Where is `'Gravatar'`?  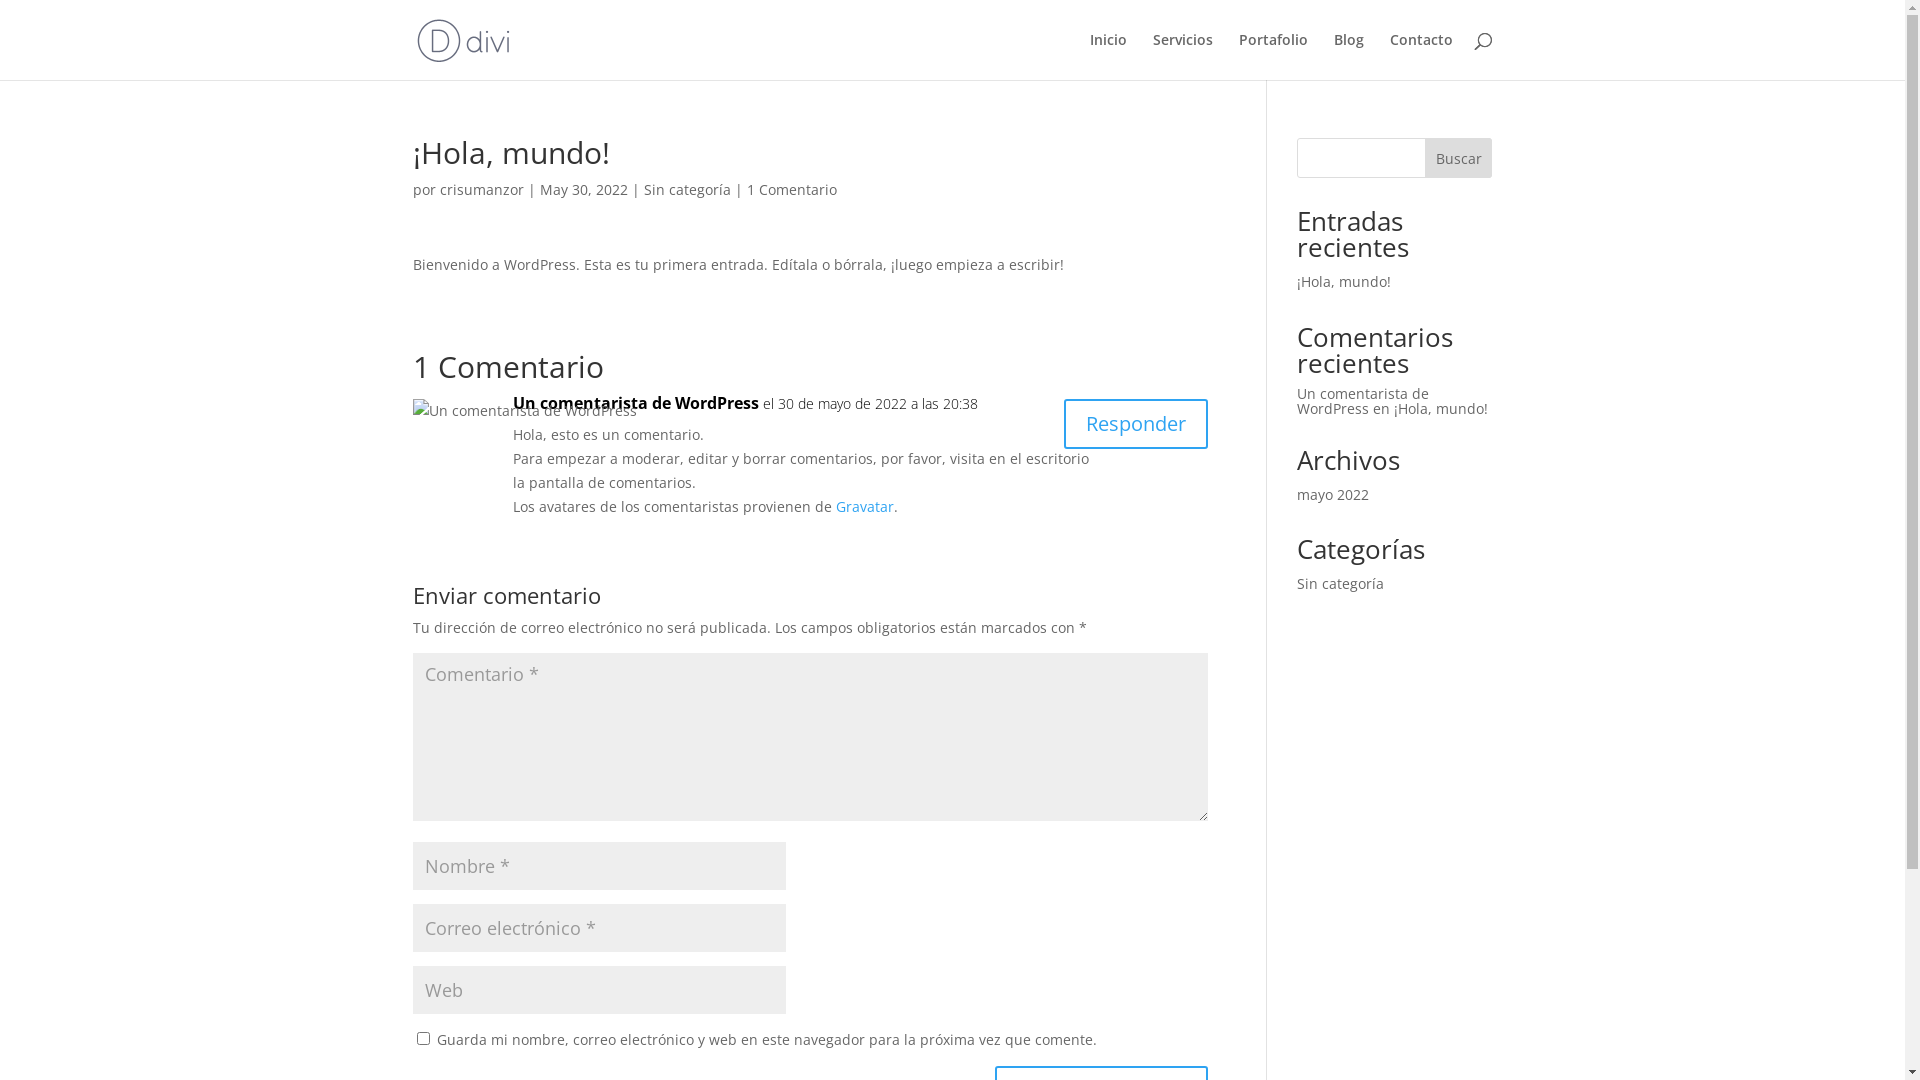
'Gravatar' is located at coordinates (835, 505).